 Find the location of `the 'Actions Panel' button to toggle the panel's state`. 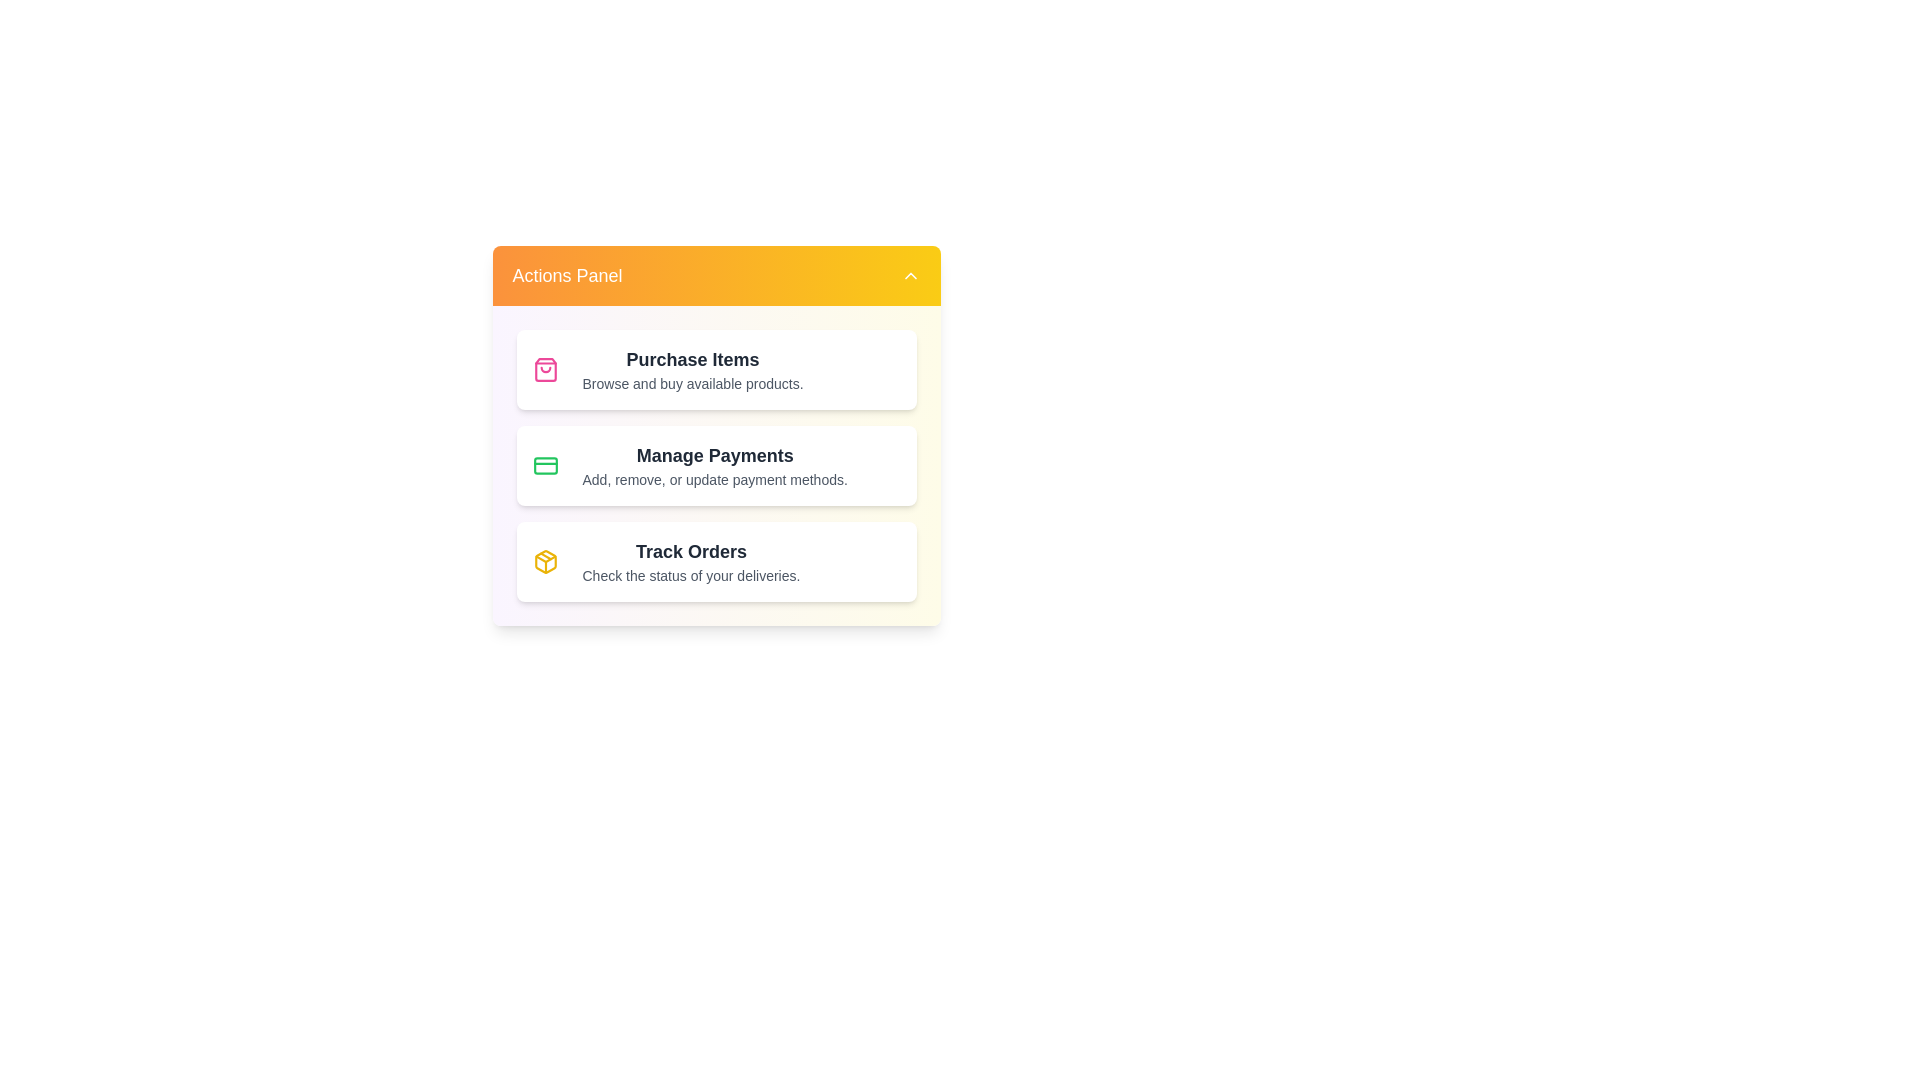

the 'Actions Panel' button to toggle the panel's state is located at coordinates (716, 276).